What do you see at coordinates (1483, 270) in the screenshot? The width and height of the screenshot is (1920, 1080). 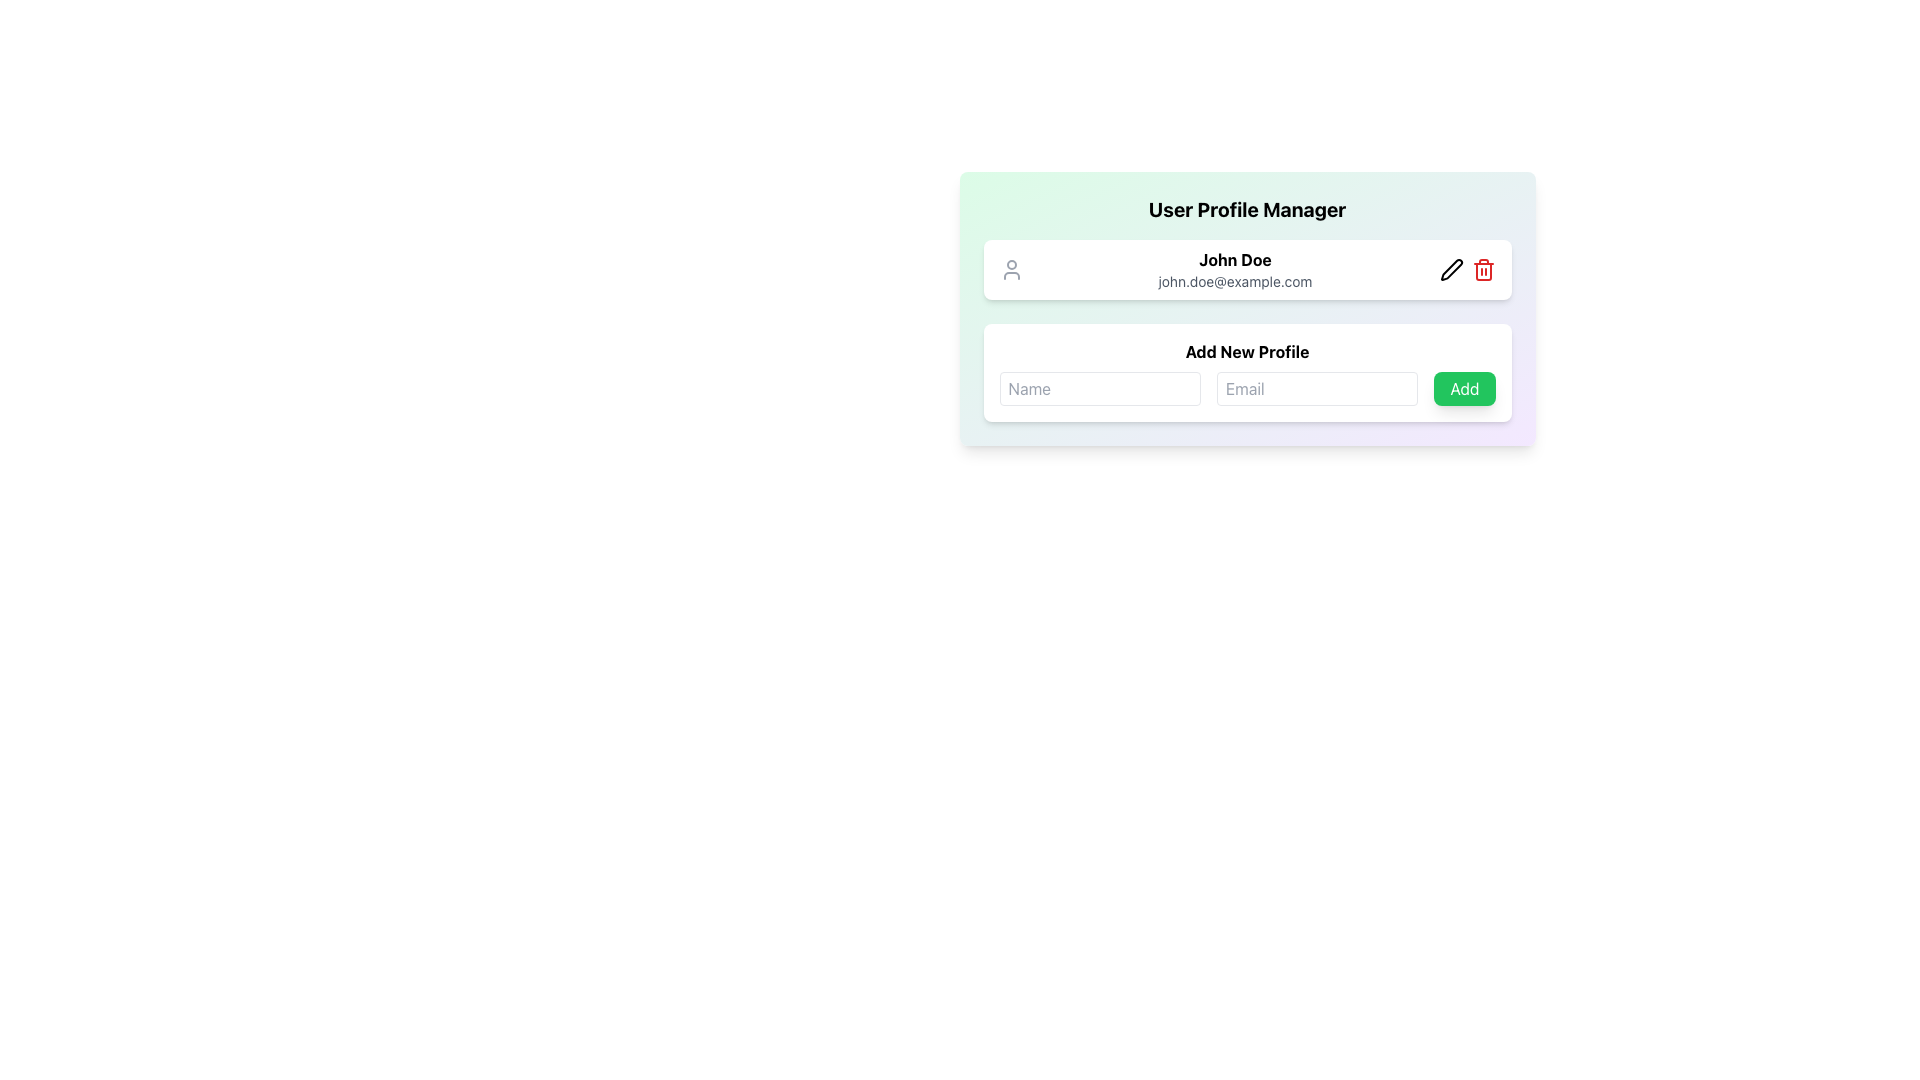 I see `the delete button located at the top-right corner of John Doe's profile card` at bounding box center [1483, 270].